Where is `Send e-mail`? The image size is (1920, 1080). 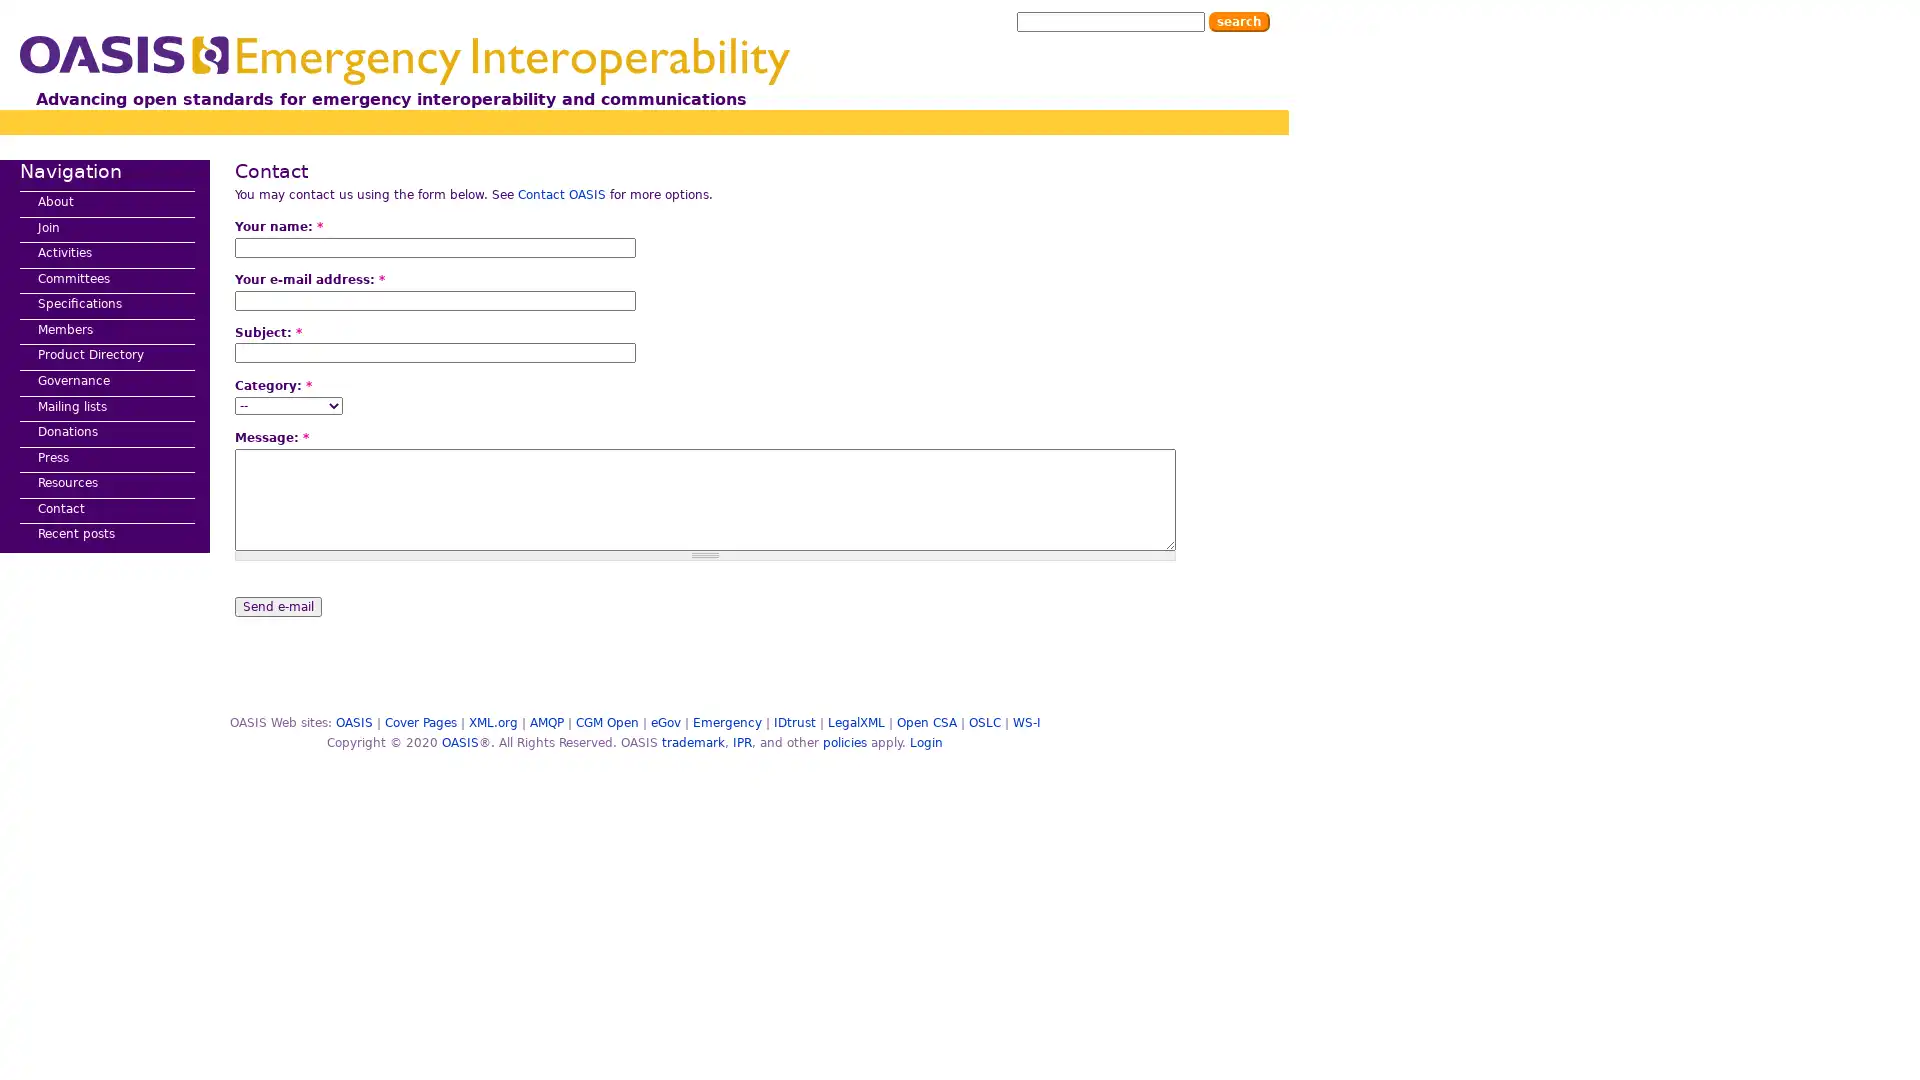
Send e-mail is located at coordinates (277, 604).